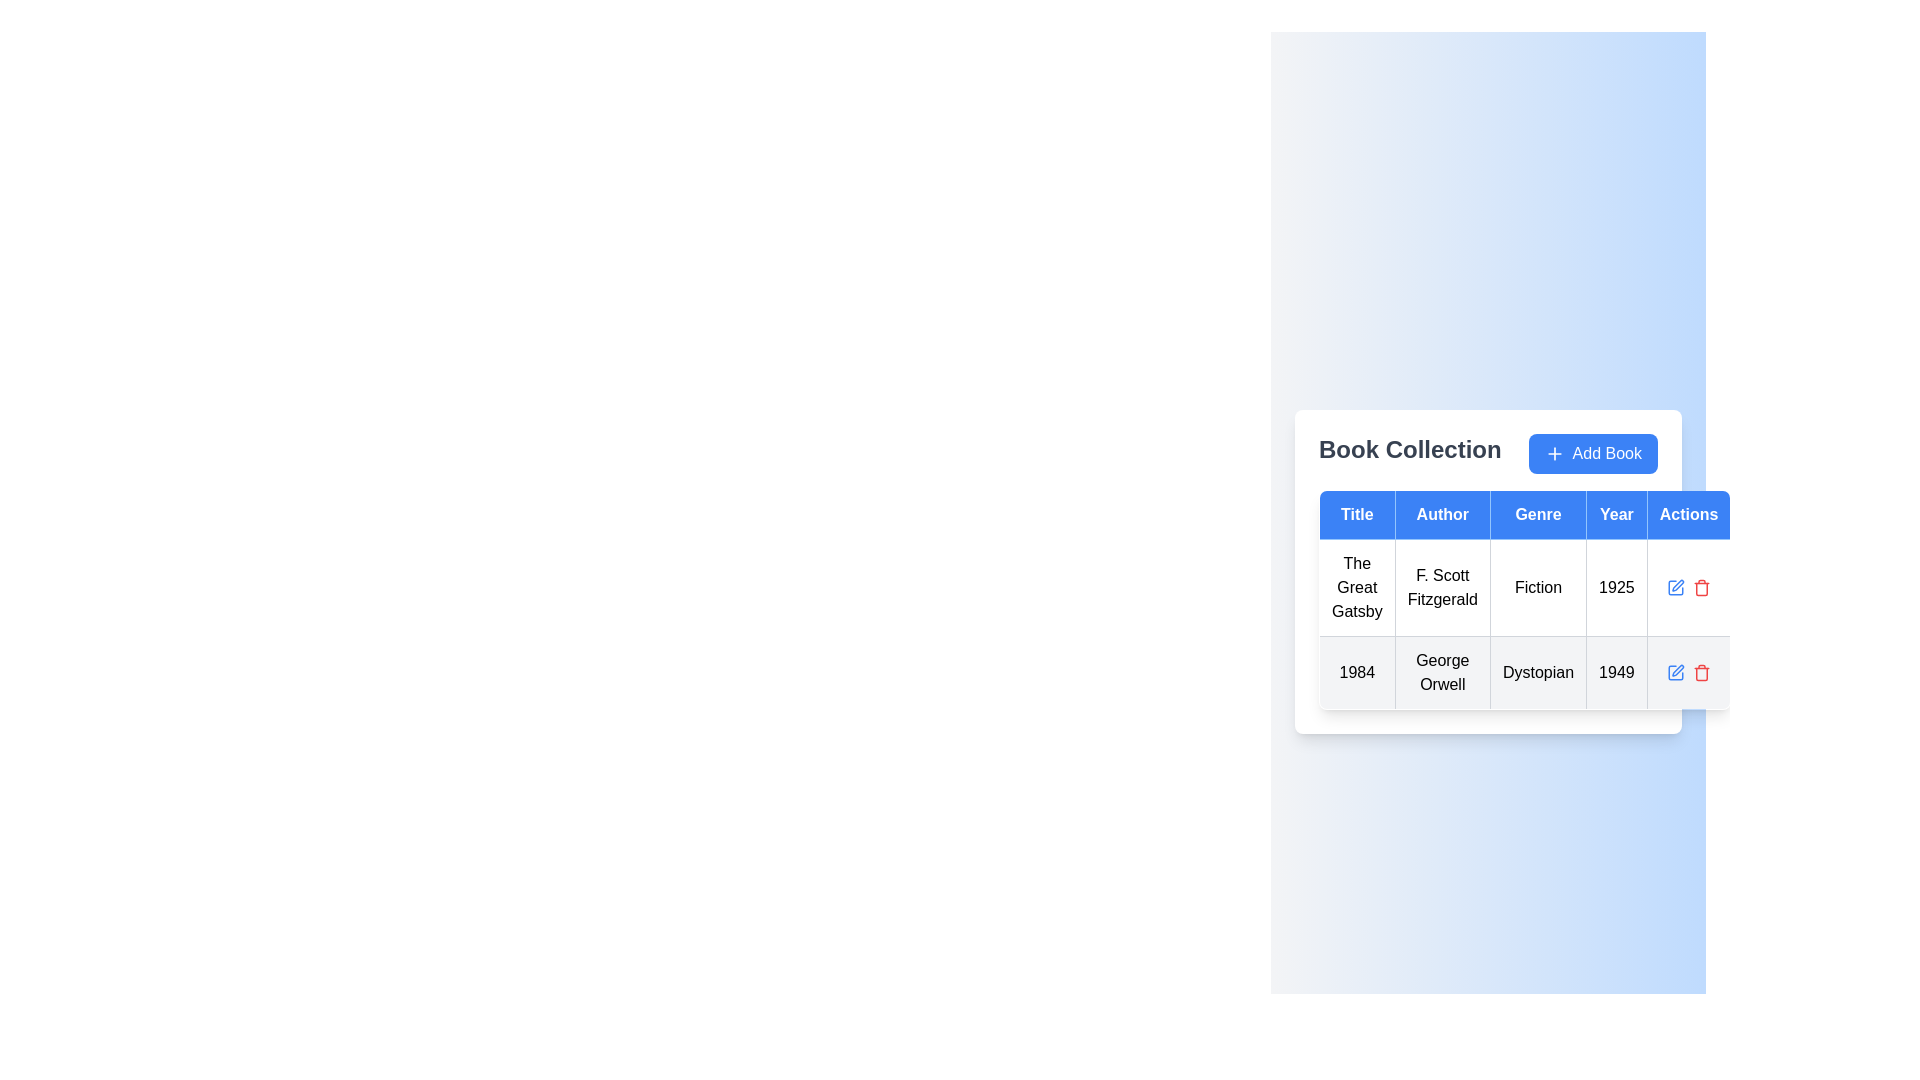 This screenshot has width=1920, height=1080. Describe the element at coordinates (1675, 586) in the screenshot. I see `the Icon button in the 'Actions' column of the first book entry in the table` at that location.